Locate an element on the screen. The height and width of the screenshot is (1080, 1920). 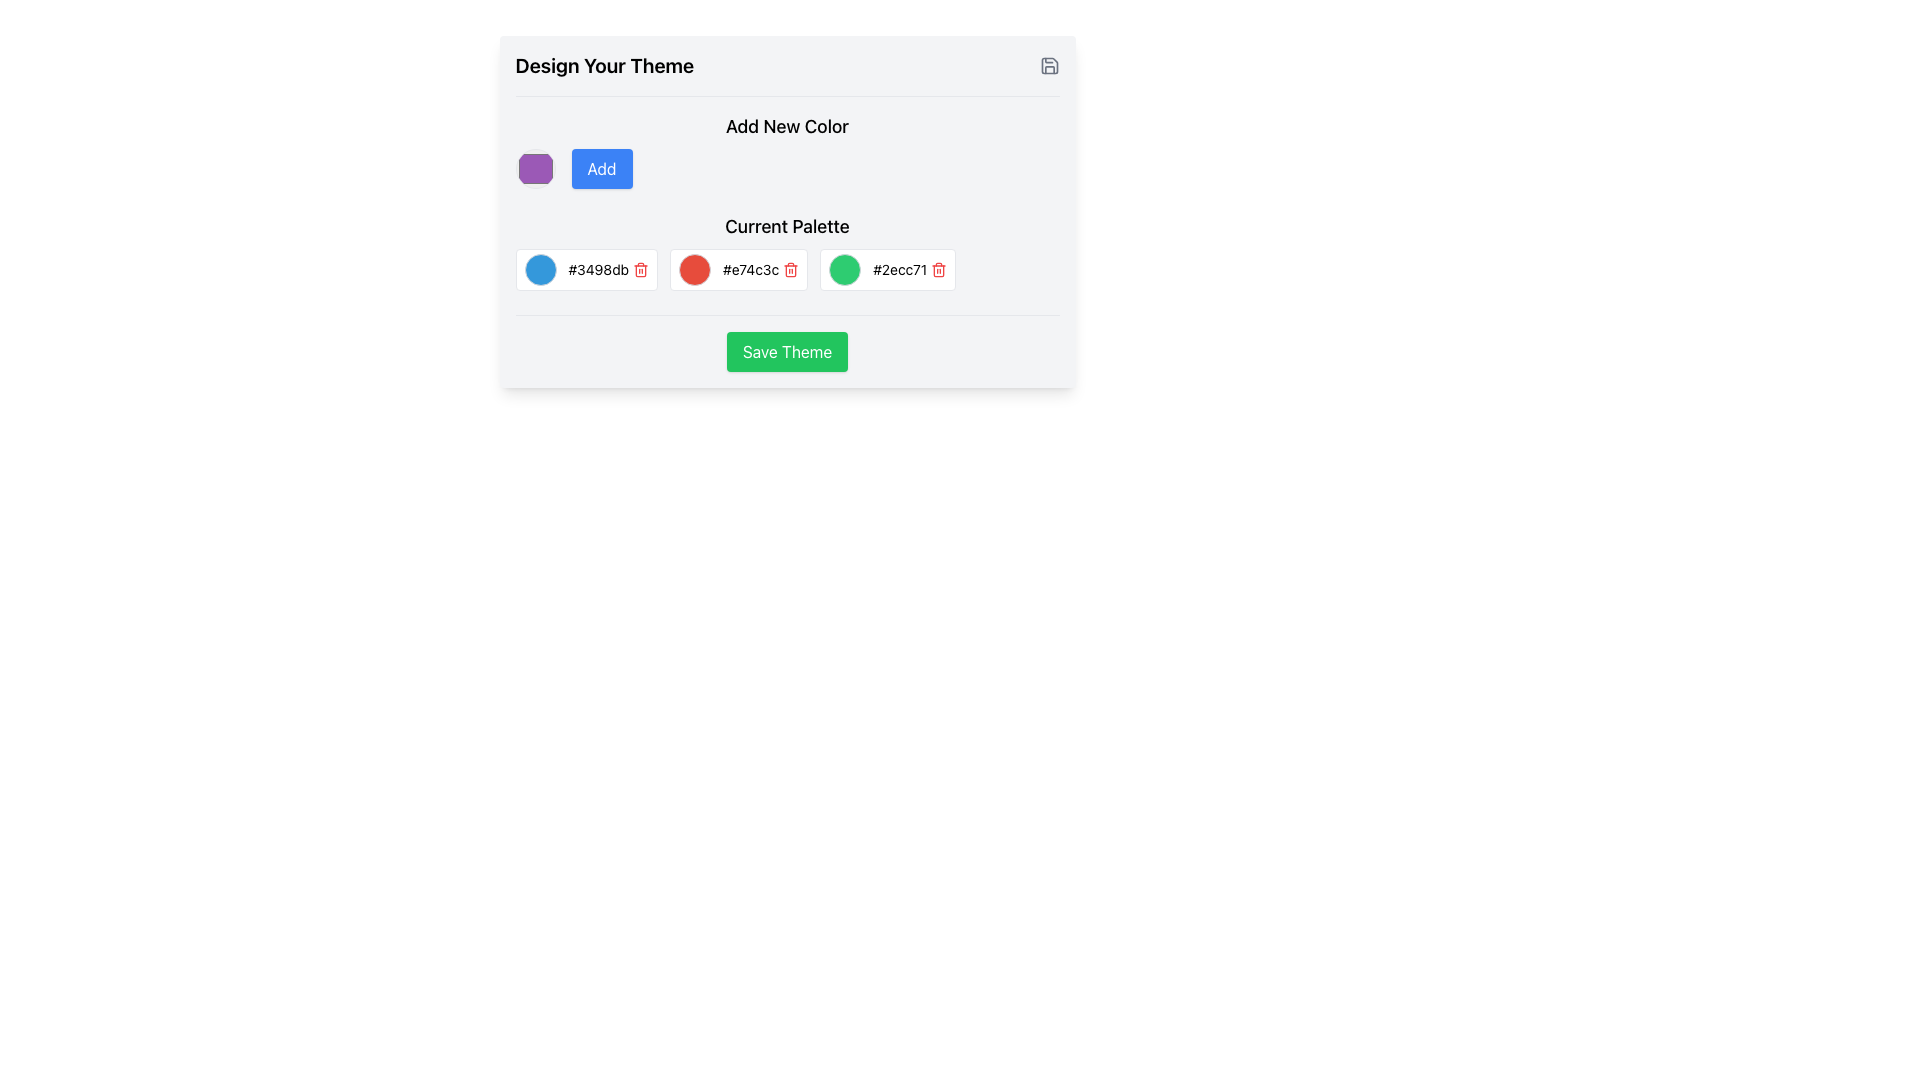
the 'Add New Color' button located near the top-left section of the interface, to the right of a circular purple element is located at coordinates (600, 168).